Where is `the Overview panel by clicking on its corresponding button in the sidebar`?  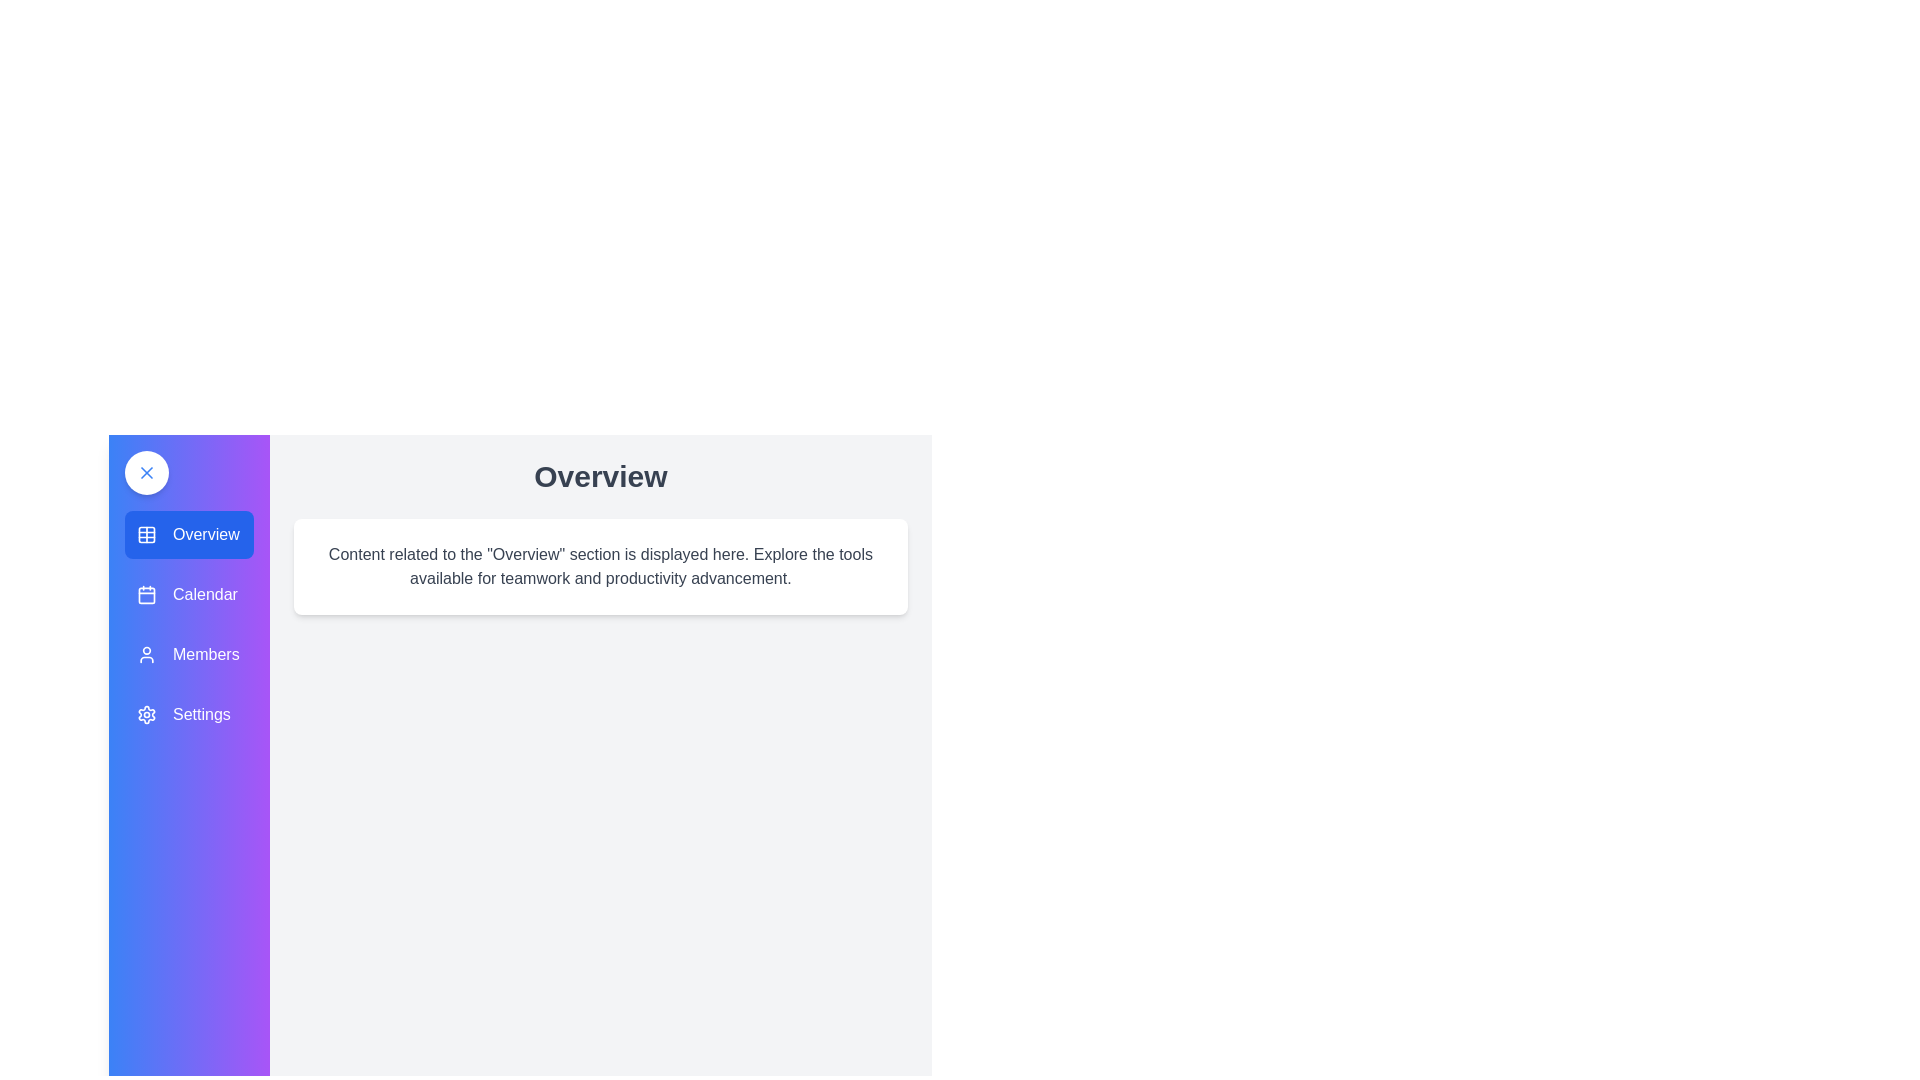
the Overview panel by clicking on its corresponding button in the sidebar is located at coordinates (188, 534).